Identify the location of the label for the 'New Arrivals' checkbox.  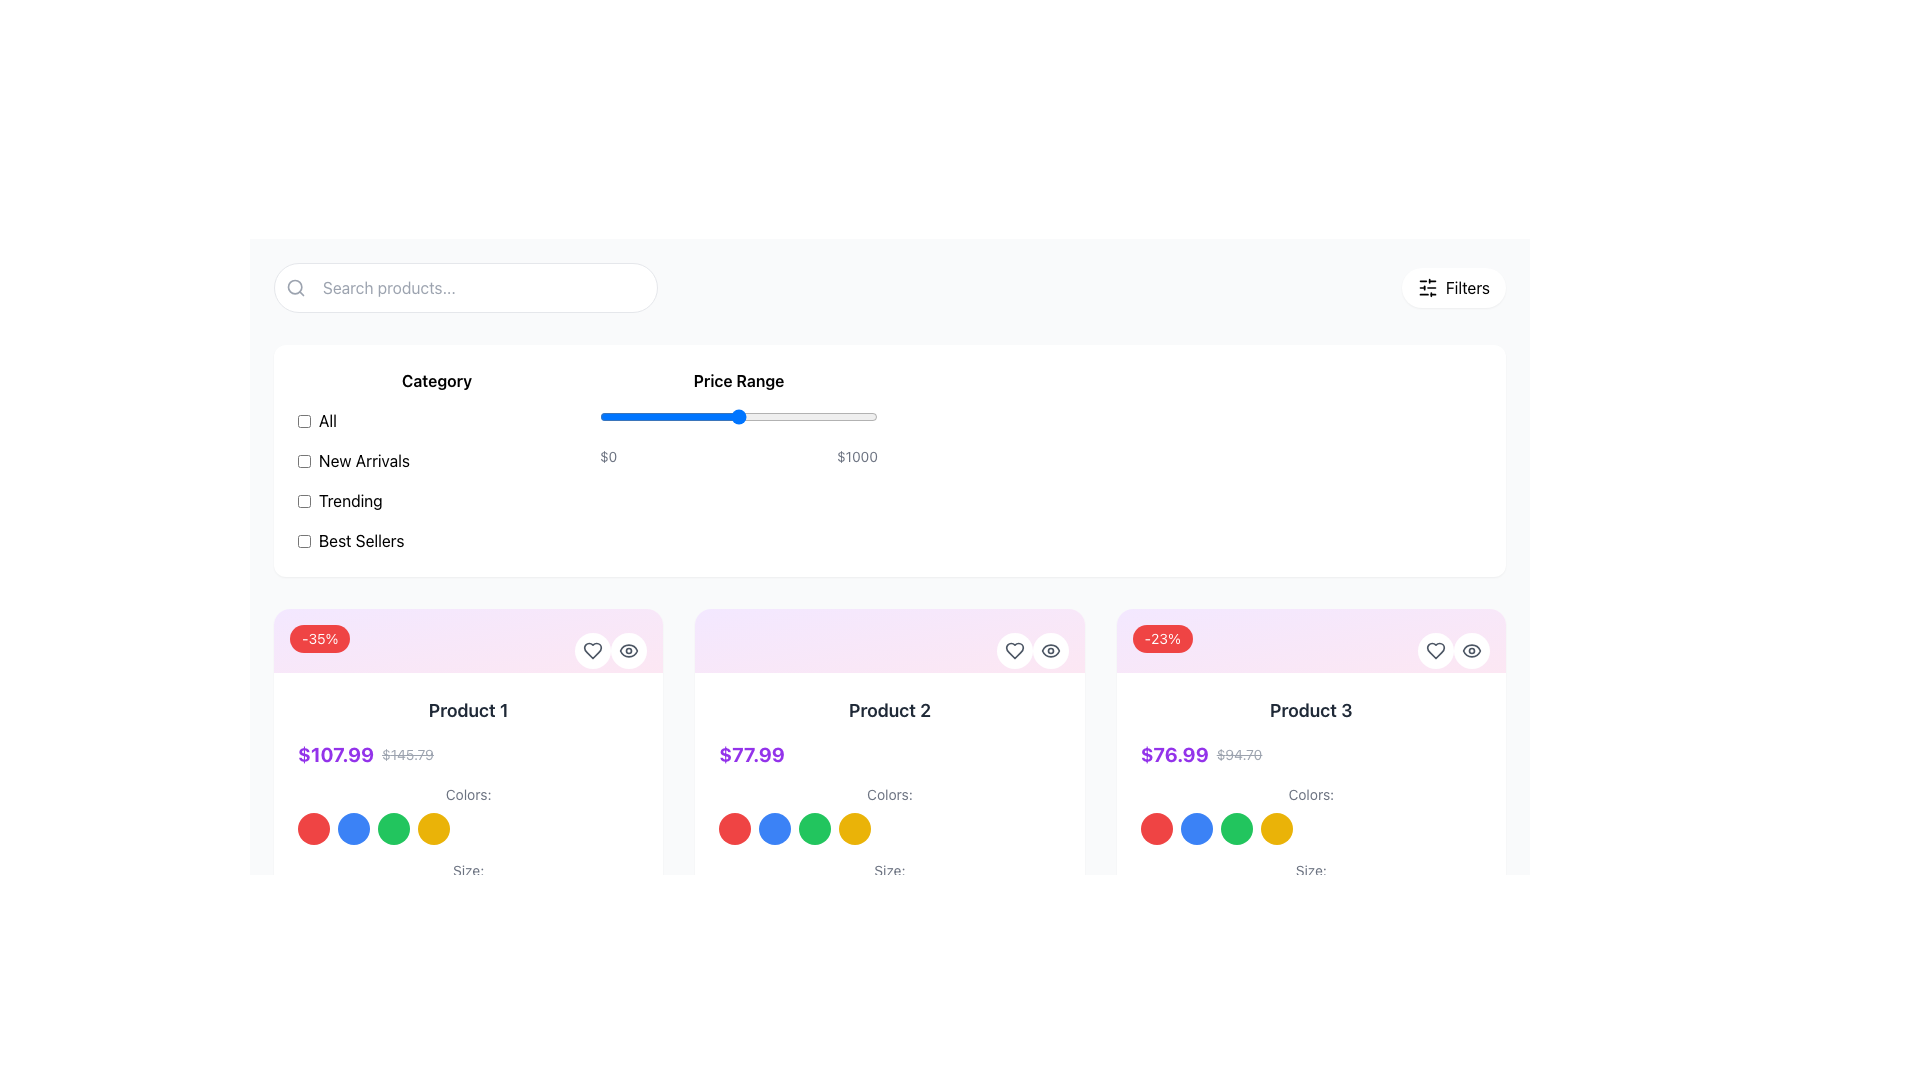
(364, 461).